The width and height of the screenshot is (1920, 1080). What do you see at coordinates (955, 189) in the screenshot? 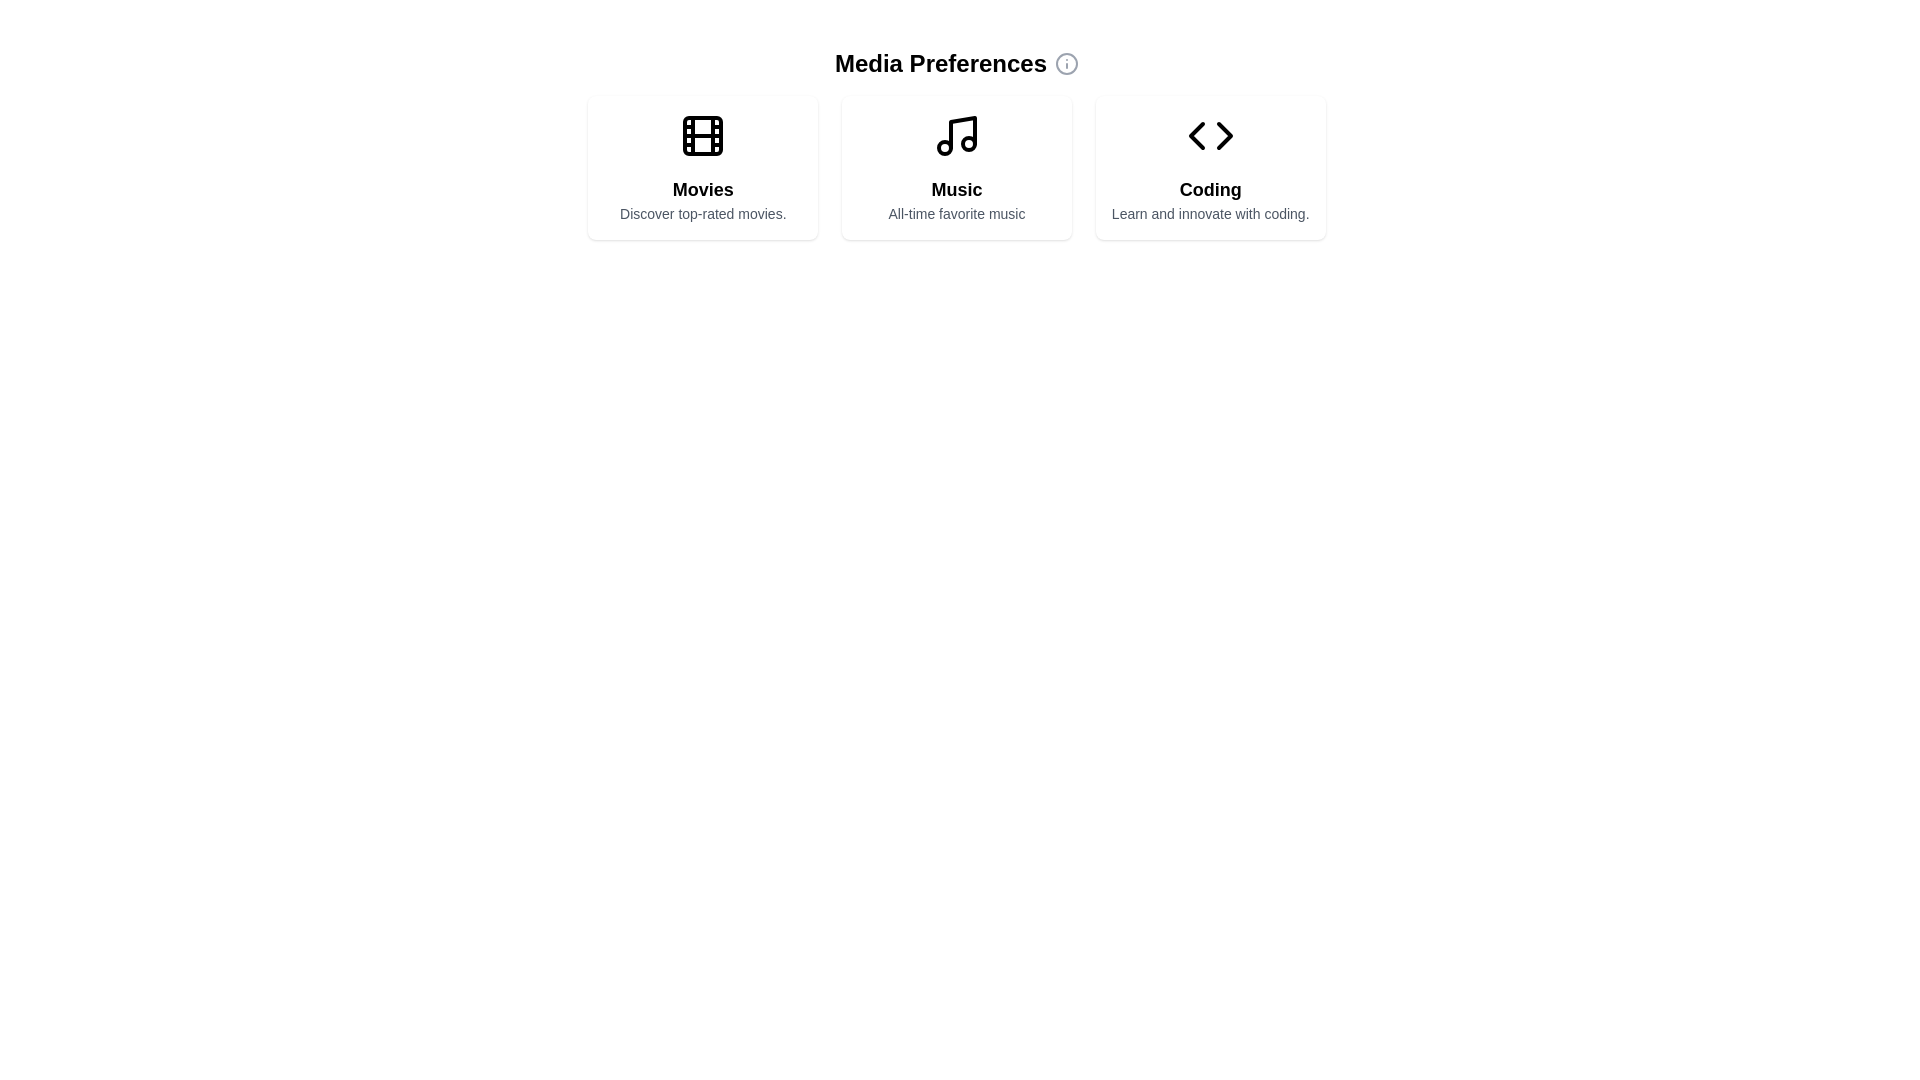
I see `label 'Music' displayed prominently in bold, large font at the center of the card` at bounding box center [955, 189].